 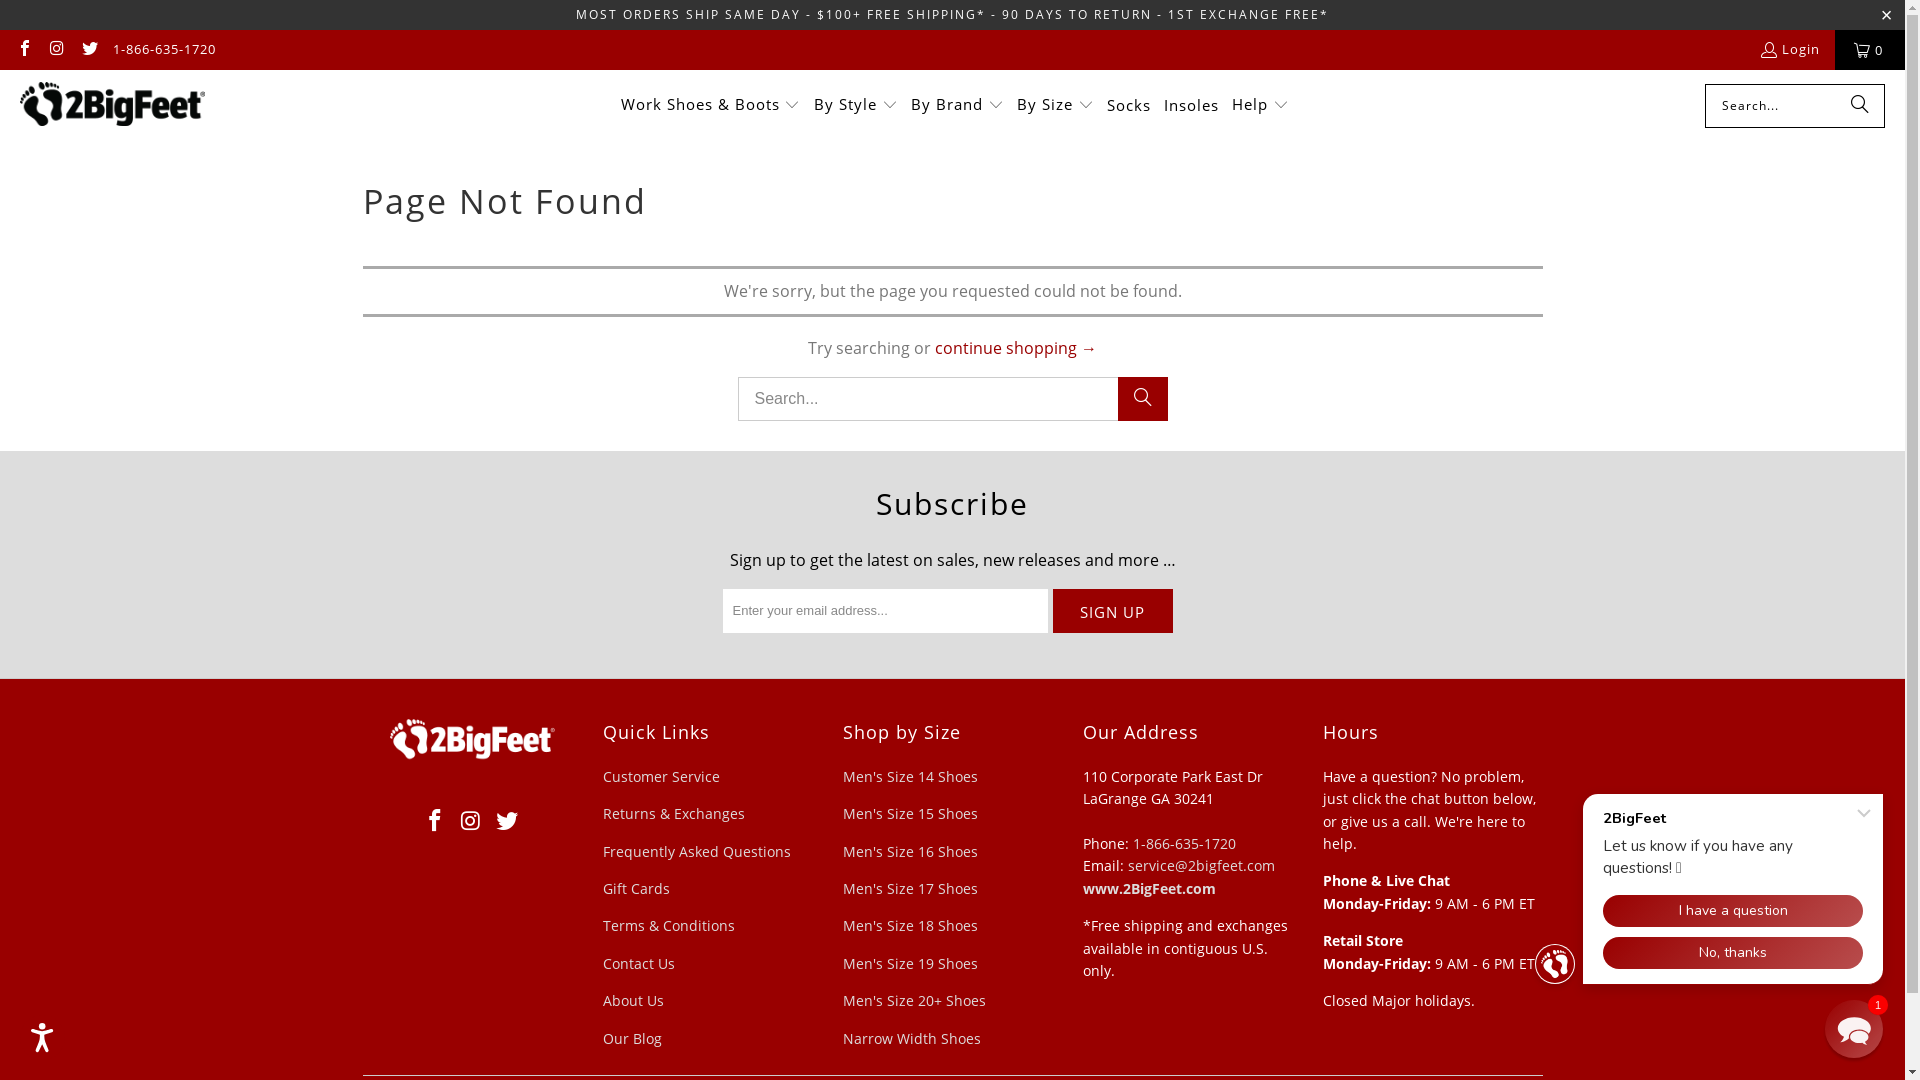 What do you see at coordinates (908, 813) in the screenshot?
I see `'Men's Size 15 Shoes'` at bounding box center [908, 813].